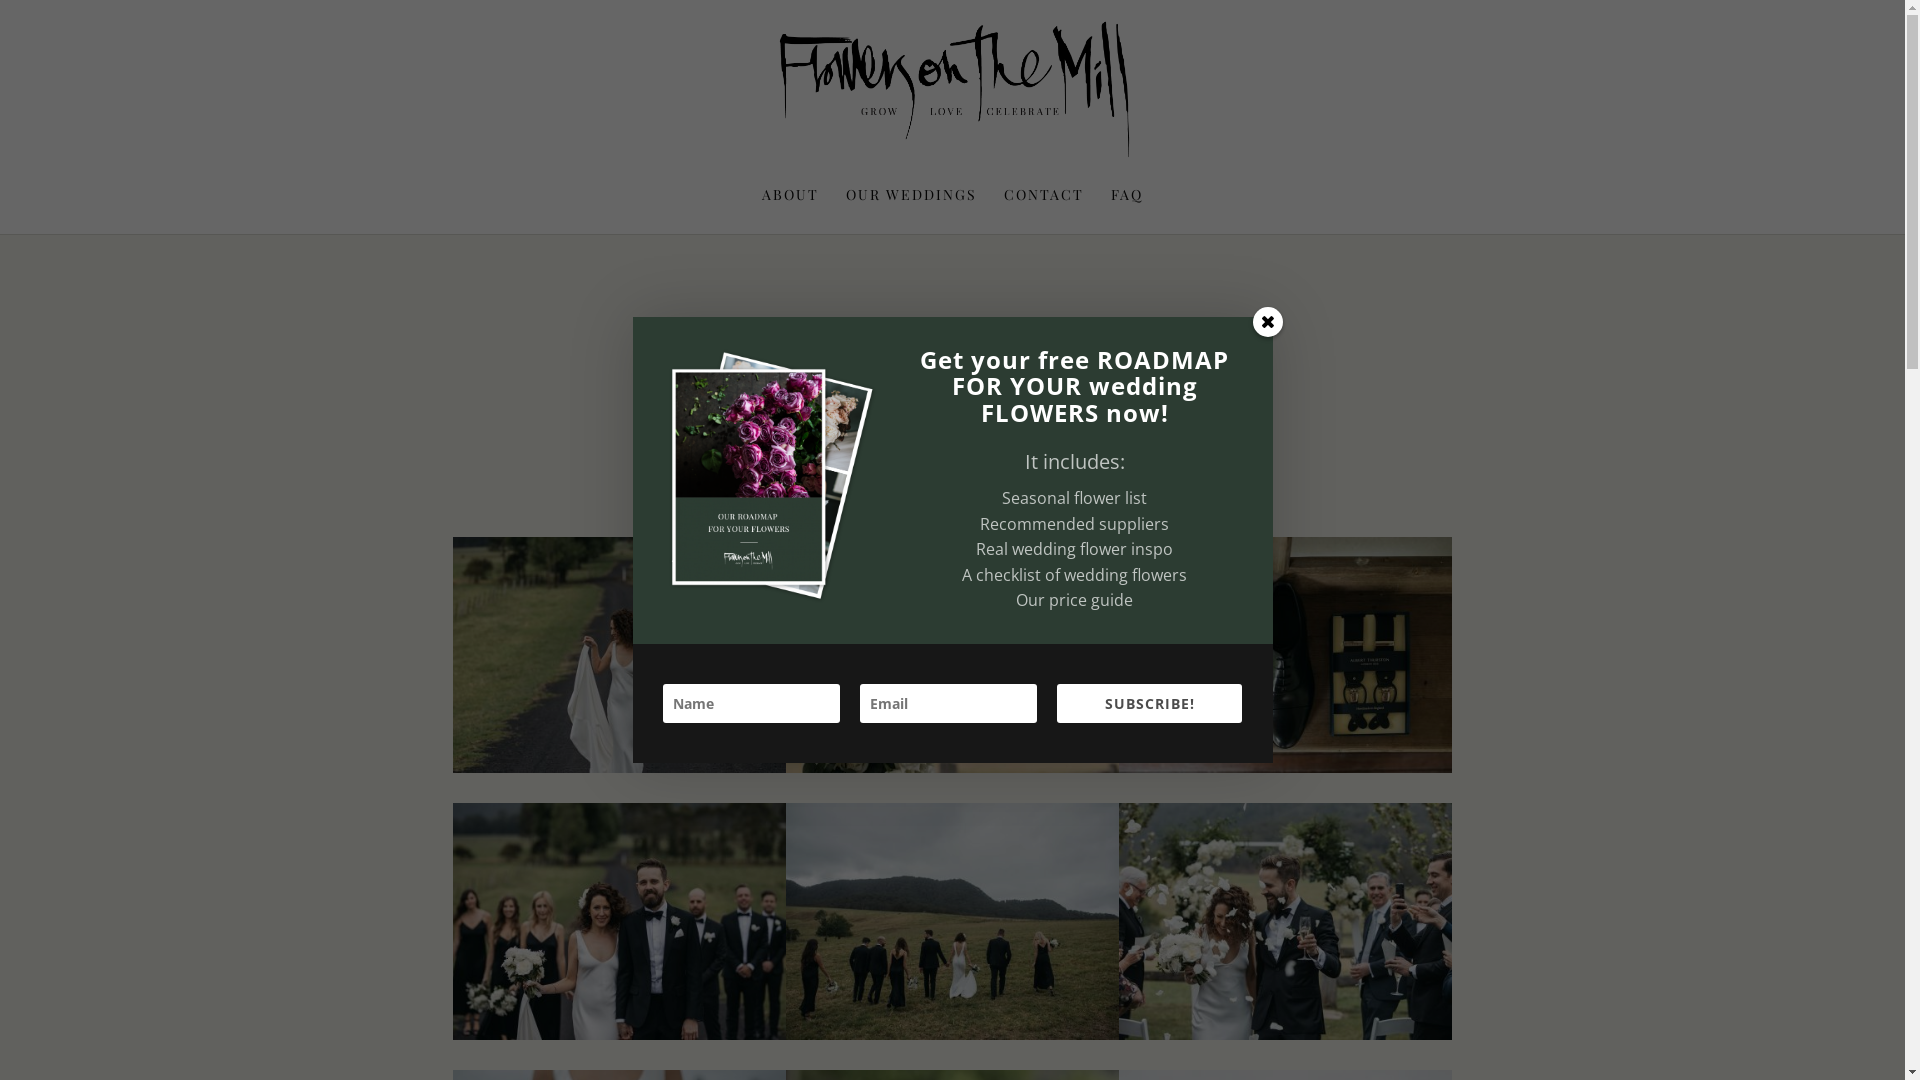  What do you see at coordinates (1127, 211) in the screenshot?
I see `'FAQ'` at bounding box center [1127, 211].